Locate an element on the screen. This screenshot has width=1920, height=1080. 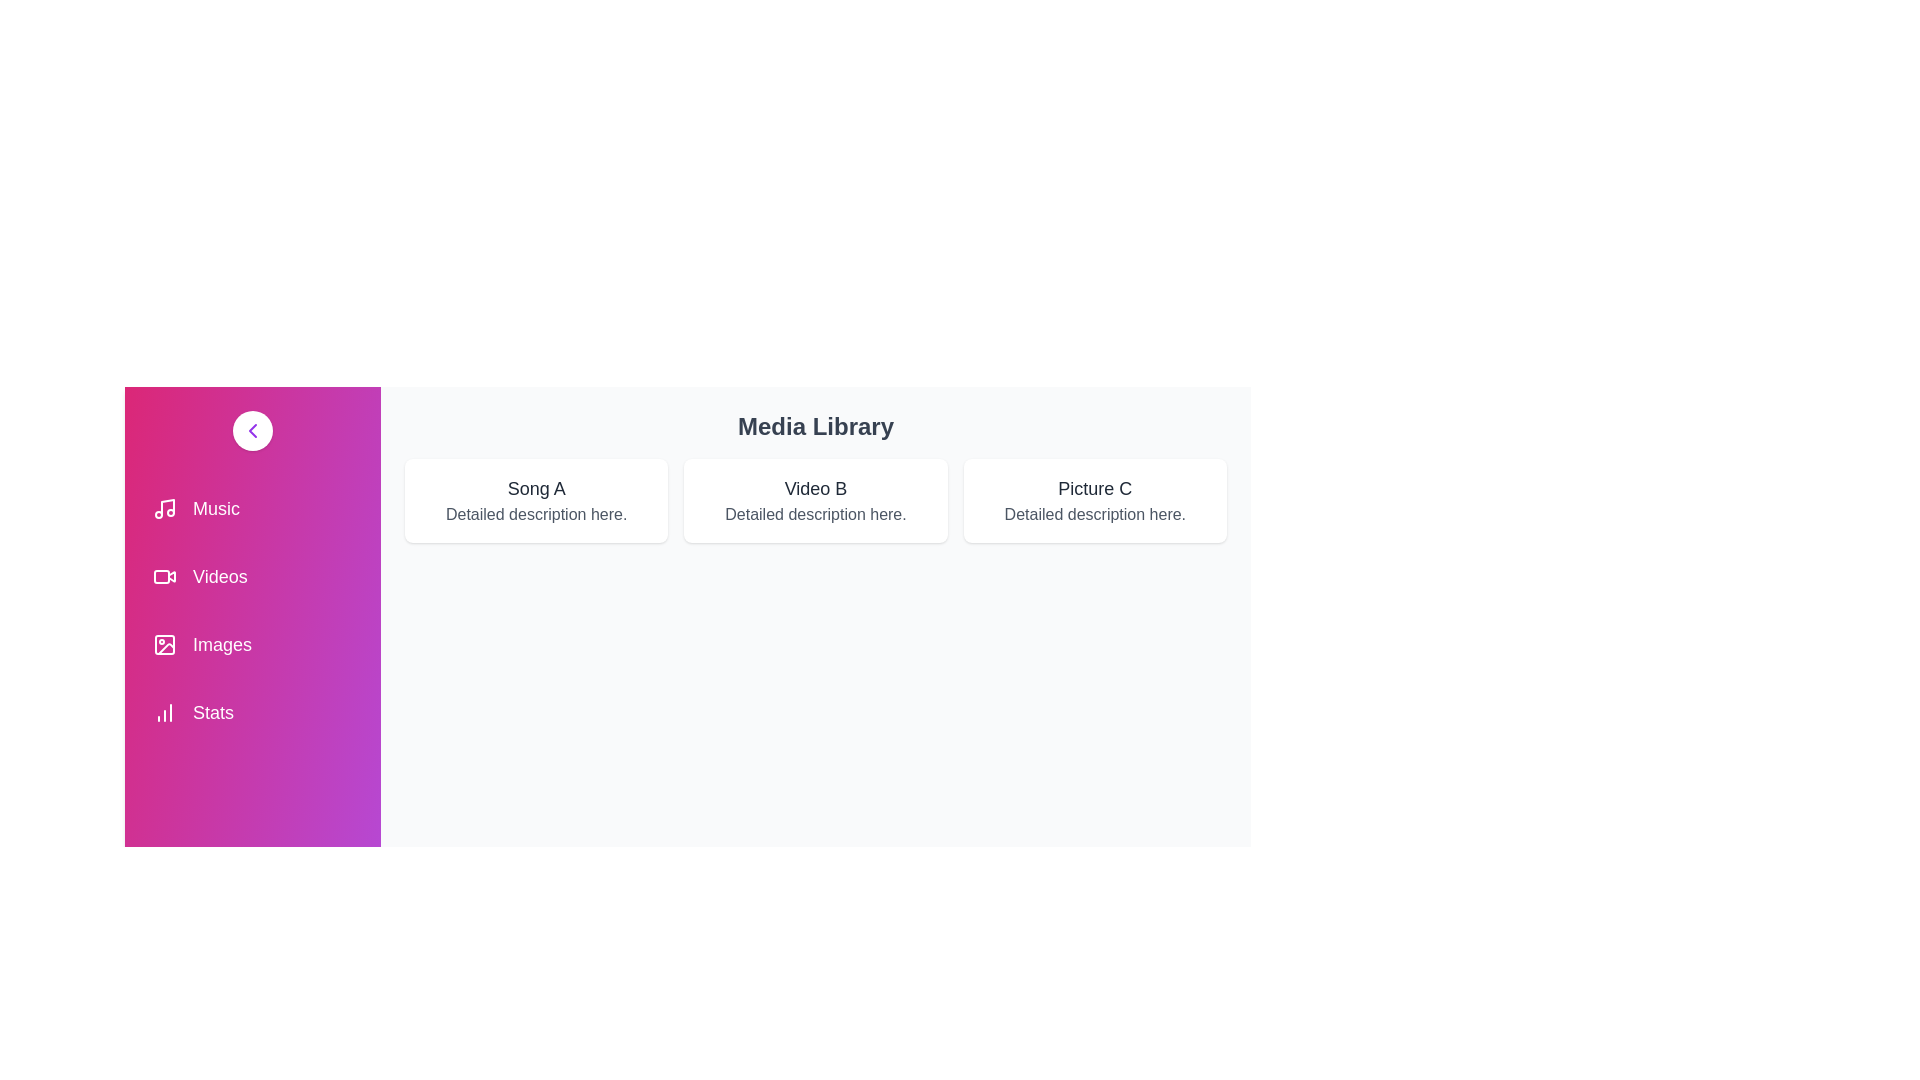
the menu item Videos to select it is located at coordinates (252, 577).